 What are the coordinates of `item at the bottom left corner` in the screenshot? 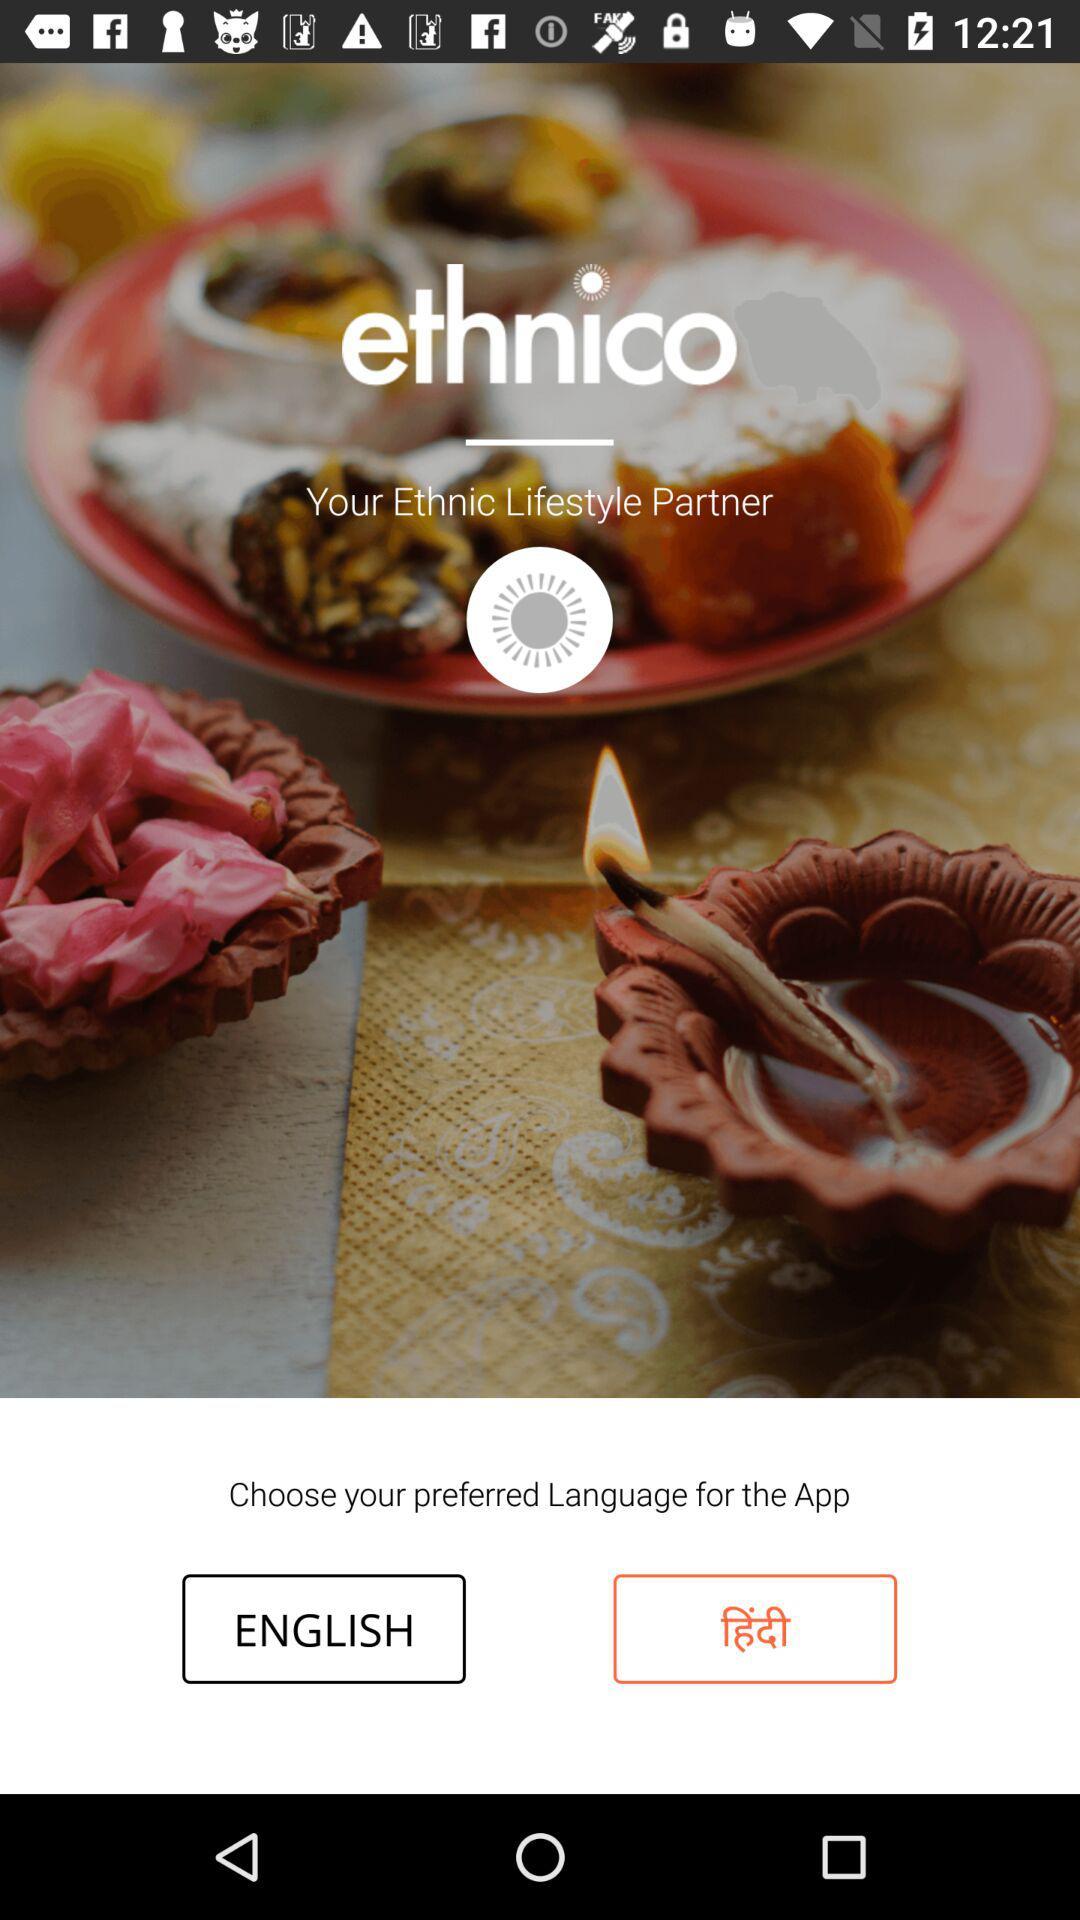 It's located at (323, 1628).